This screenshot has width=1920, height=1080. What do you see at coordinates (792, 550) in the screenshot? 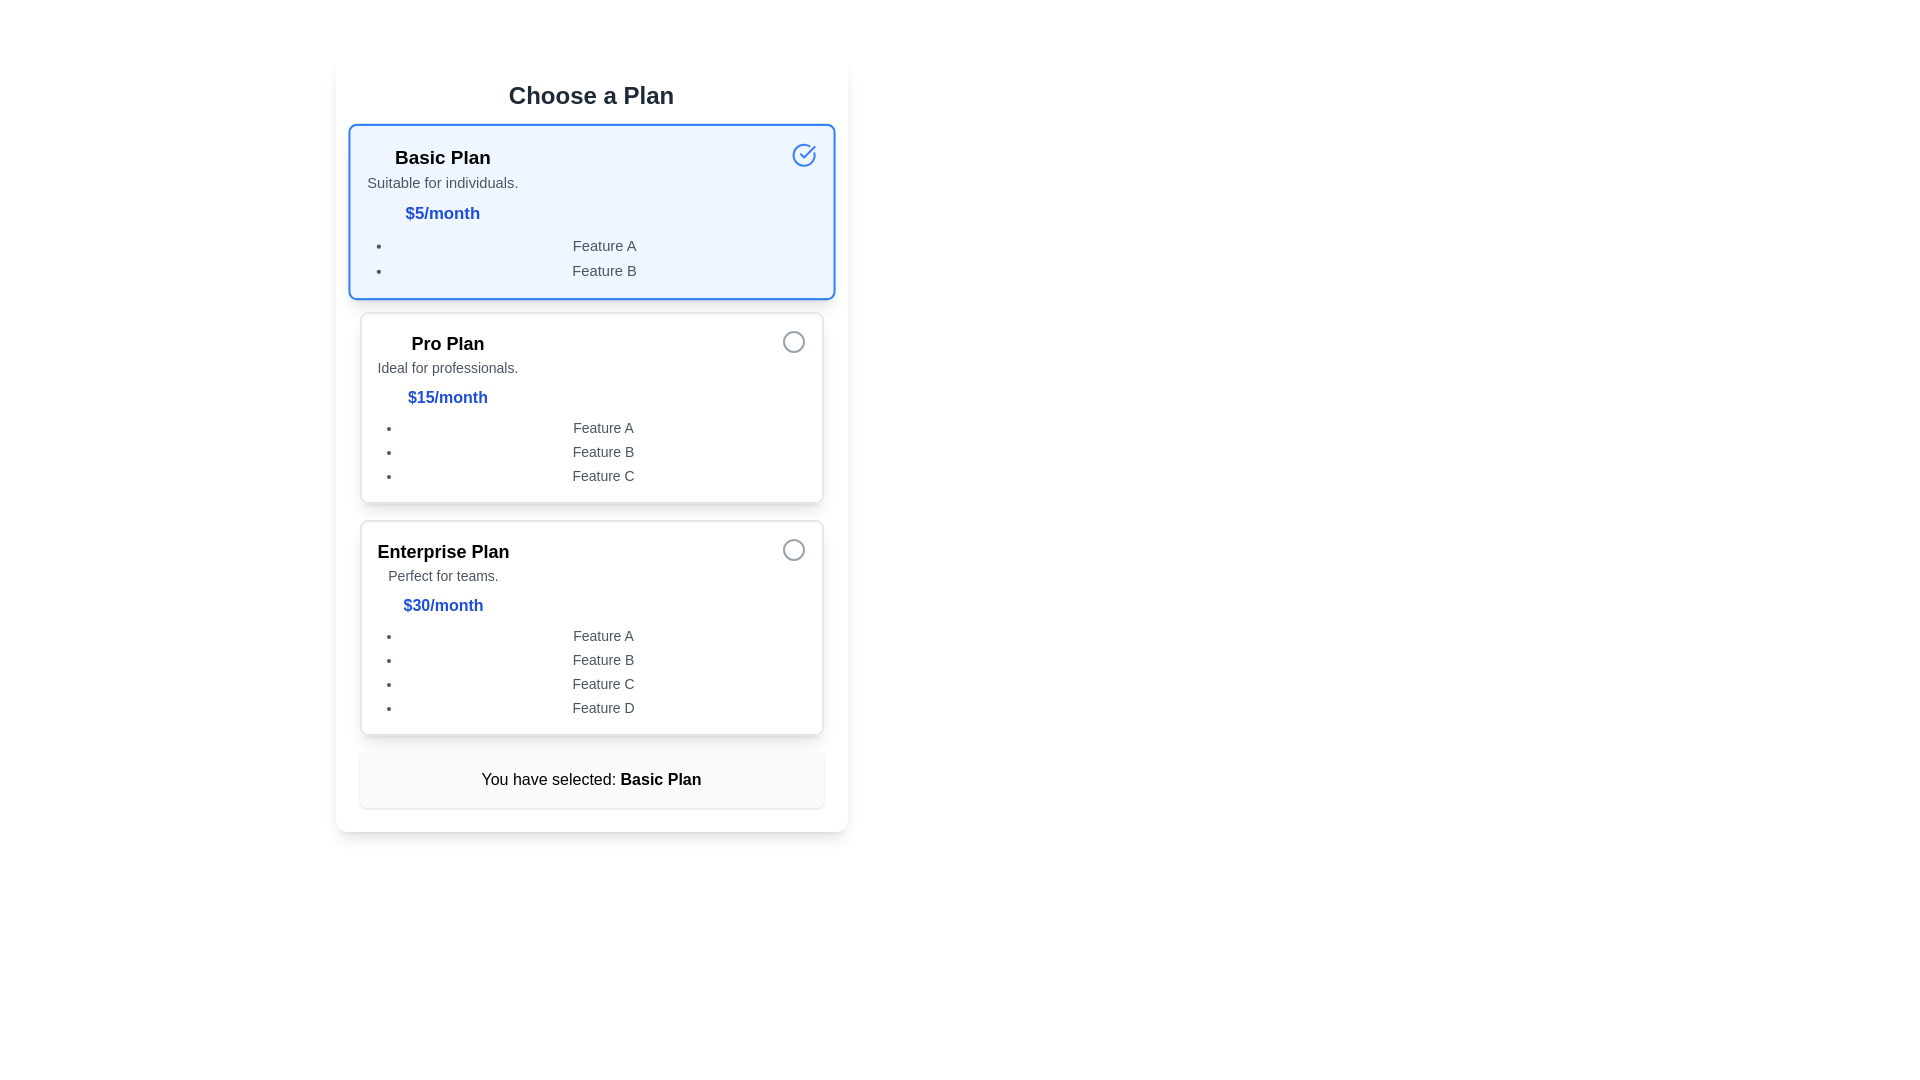
I see `the selectable icon located at the top-right corner of the 'Enterprise Plan' section` at bounding box center [792, 550].